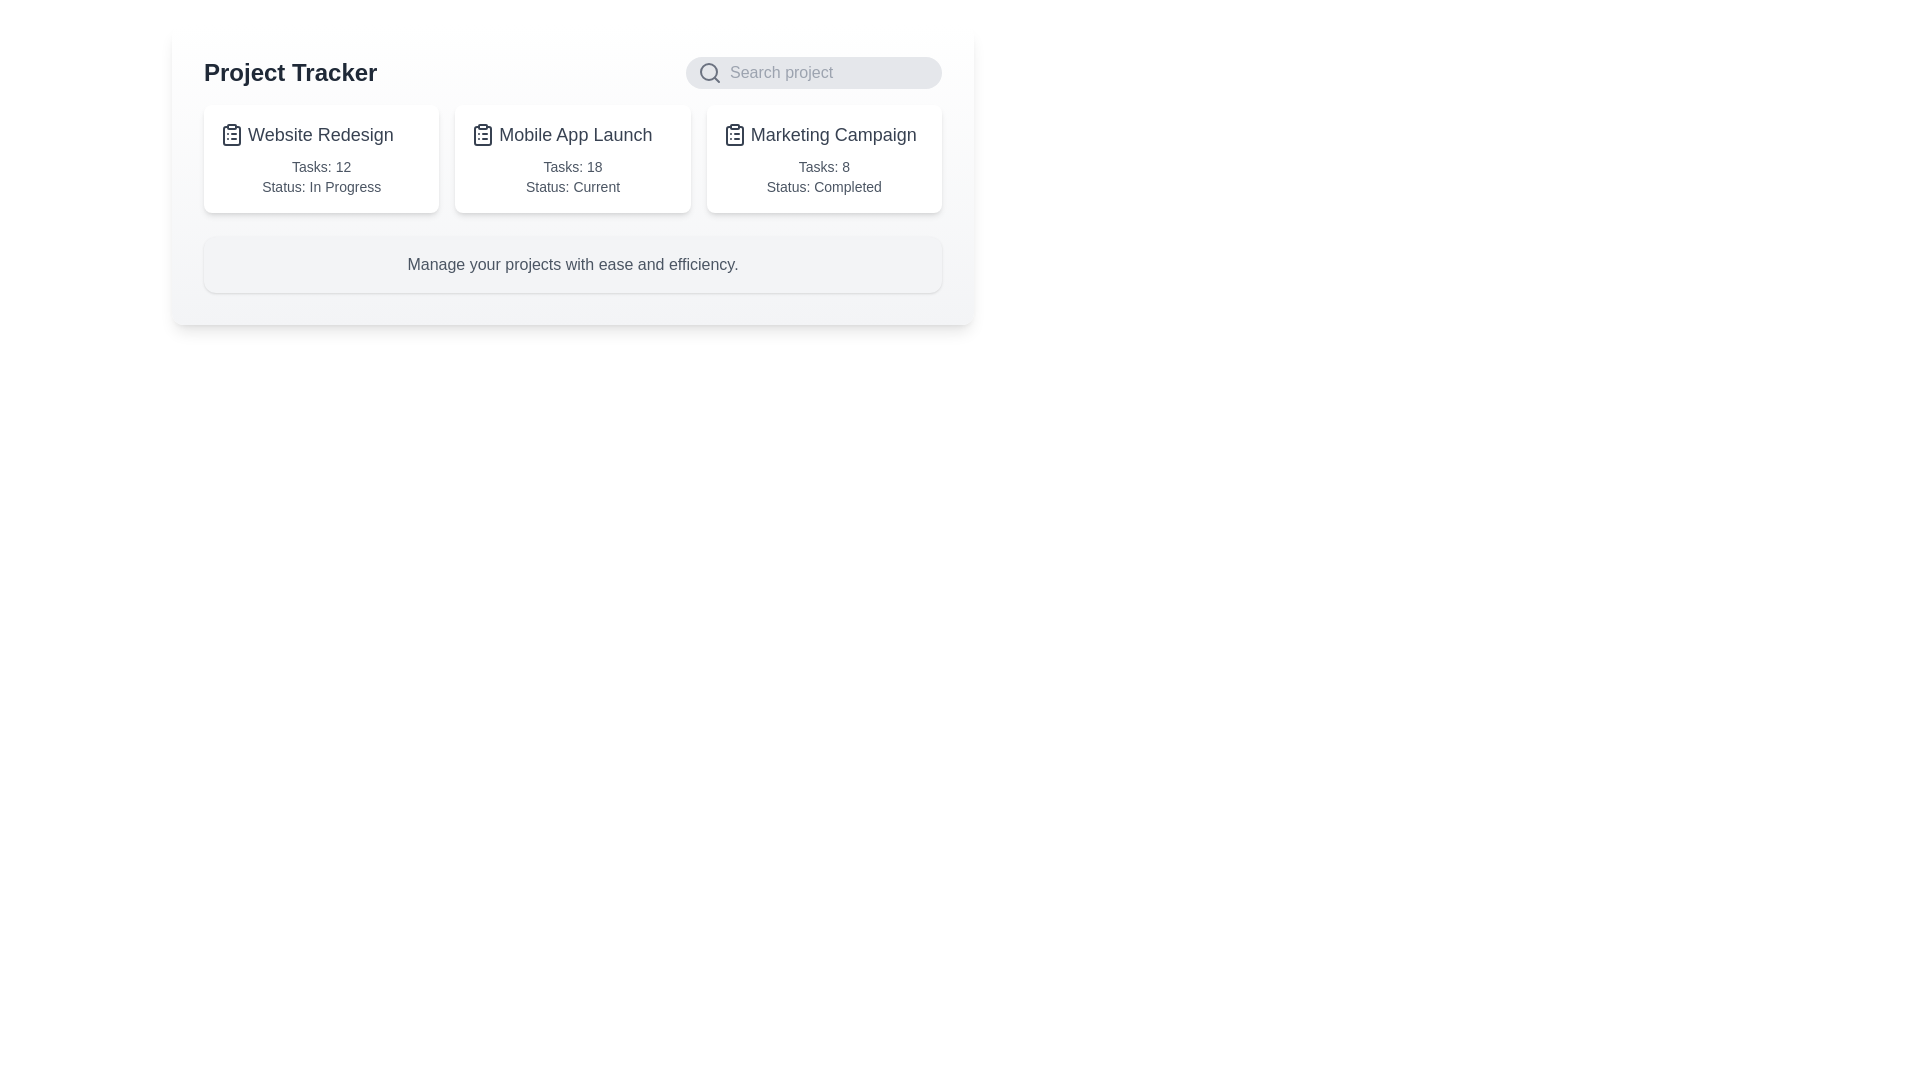 The height and width of the screenshot is (1080, 1920). What do you see at coordinates (814, 72) in the screenshot?
I see `the Search bar located at the top right of the 'Project Tracker' section, which has a light gray background and a gray magnifying glass icon` at bounding box center [814, 72].